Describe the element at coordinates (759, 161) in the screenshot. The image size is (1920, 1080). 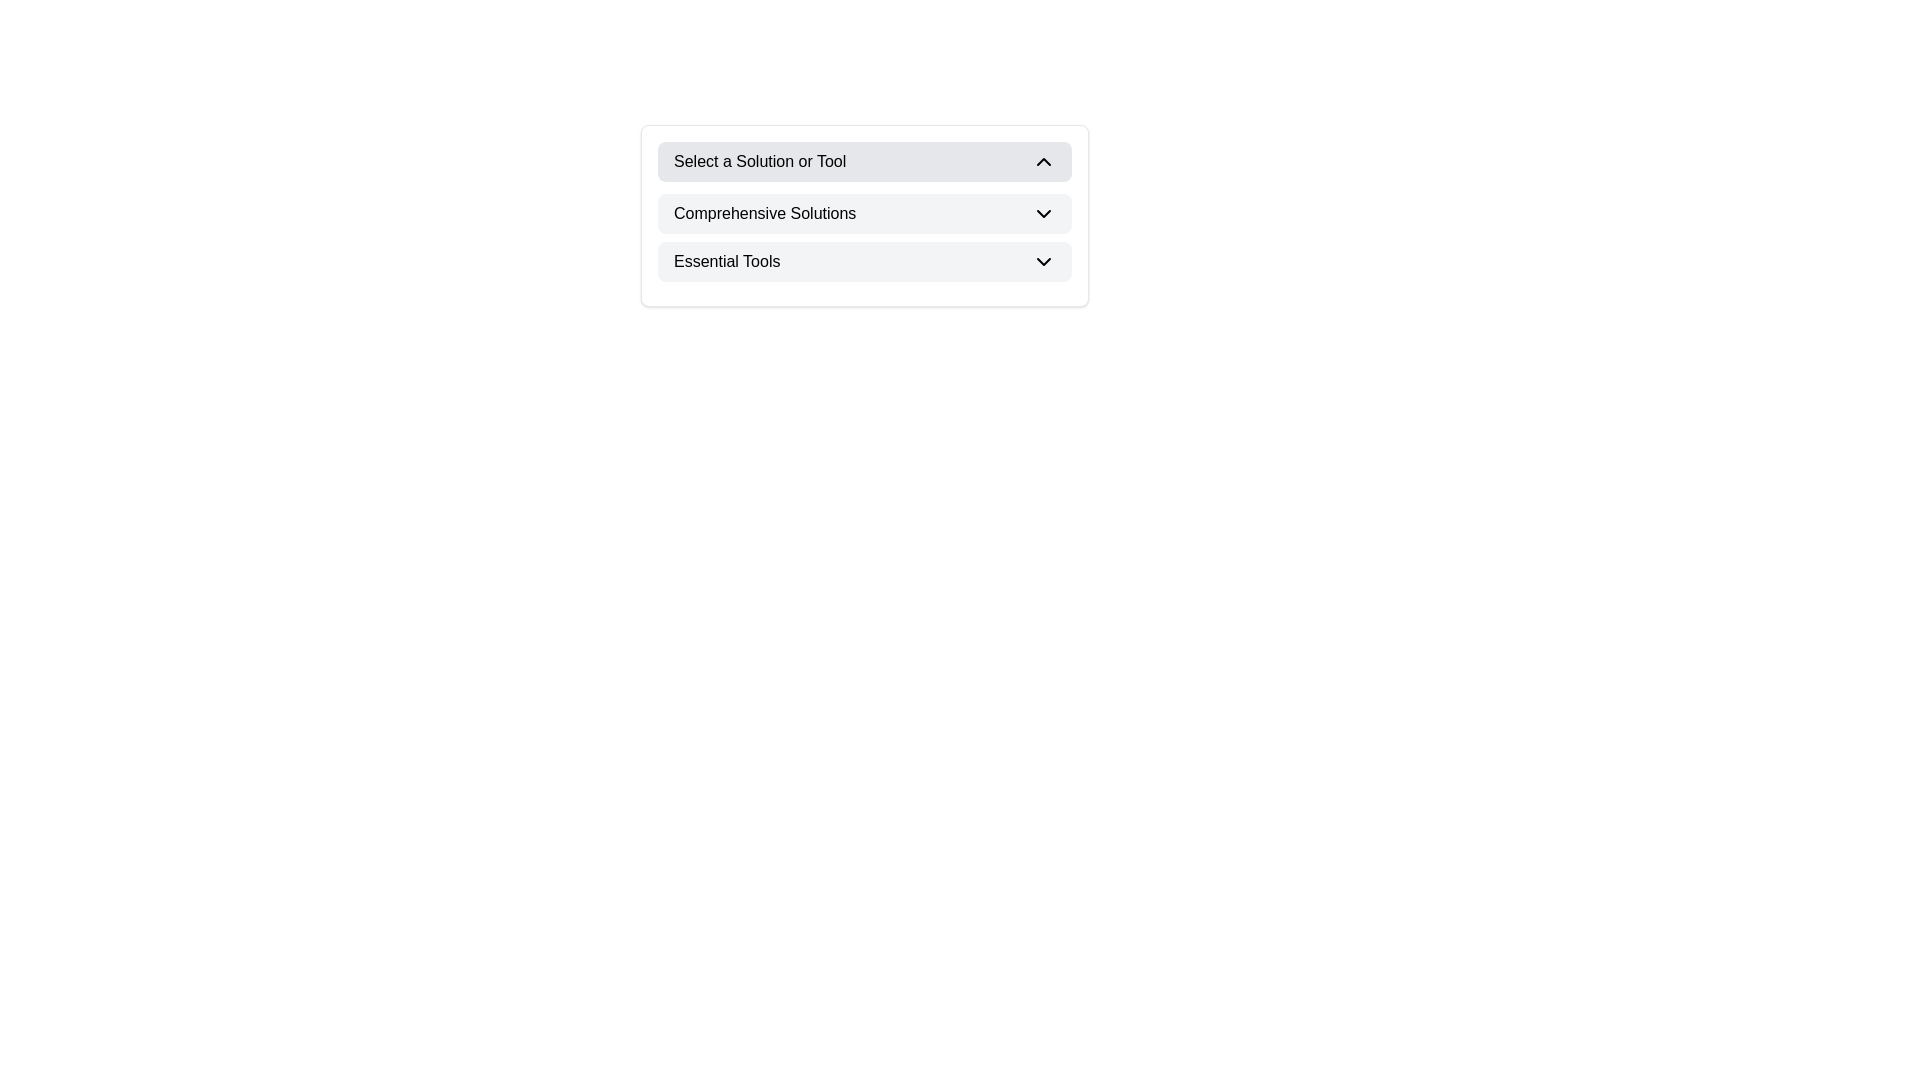
I see `the Label for Dropdown Menu, which prompts the user to select an option or tool from the list, located at the top of the dropdown menus` at that location.